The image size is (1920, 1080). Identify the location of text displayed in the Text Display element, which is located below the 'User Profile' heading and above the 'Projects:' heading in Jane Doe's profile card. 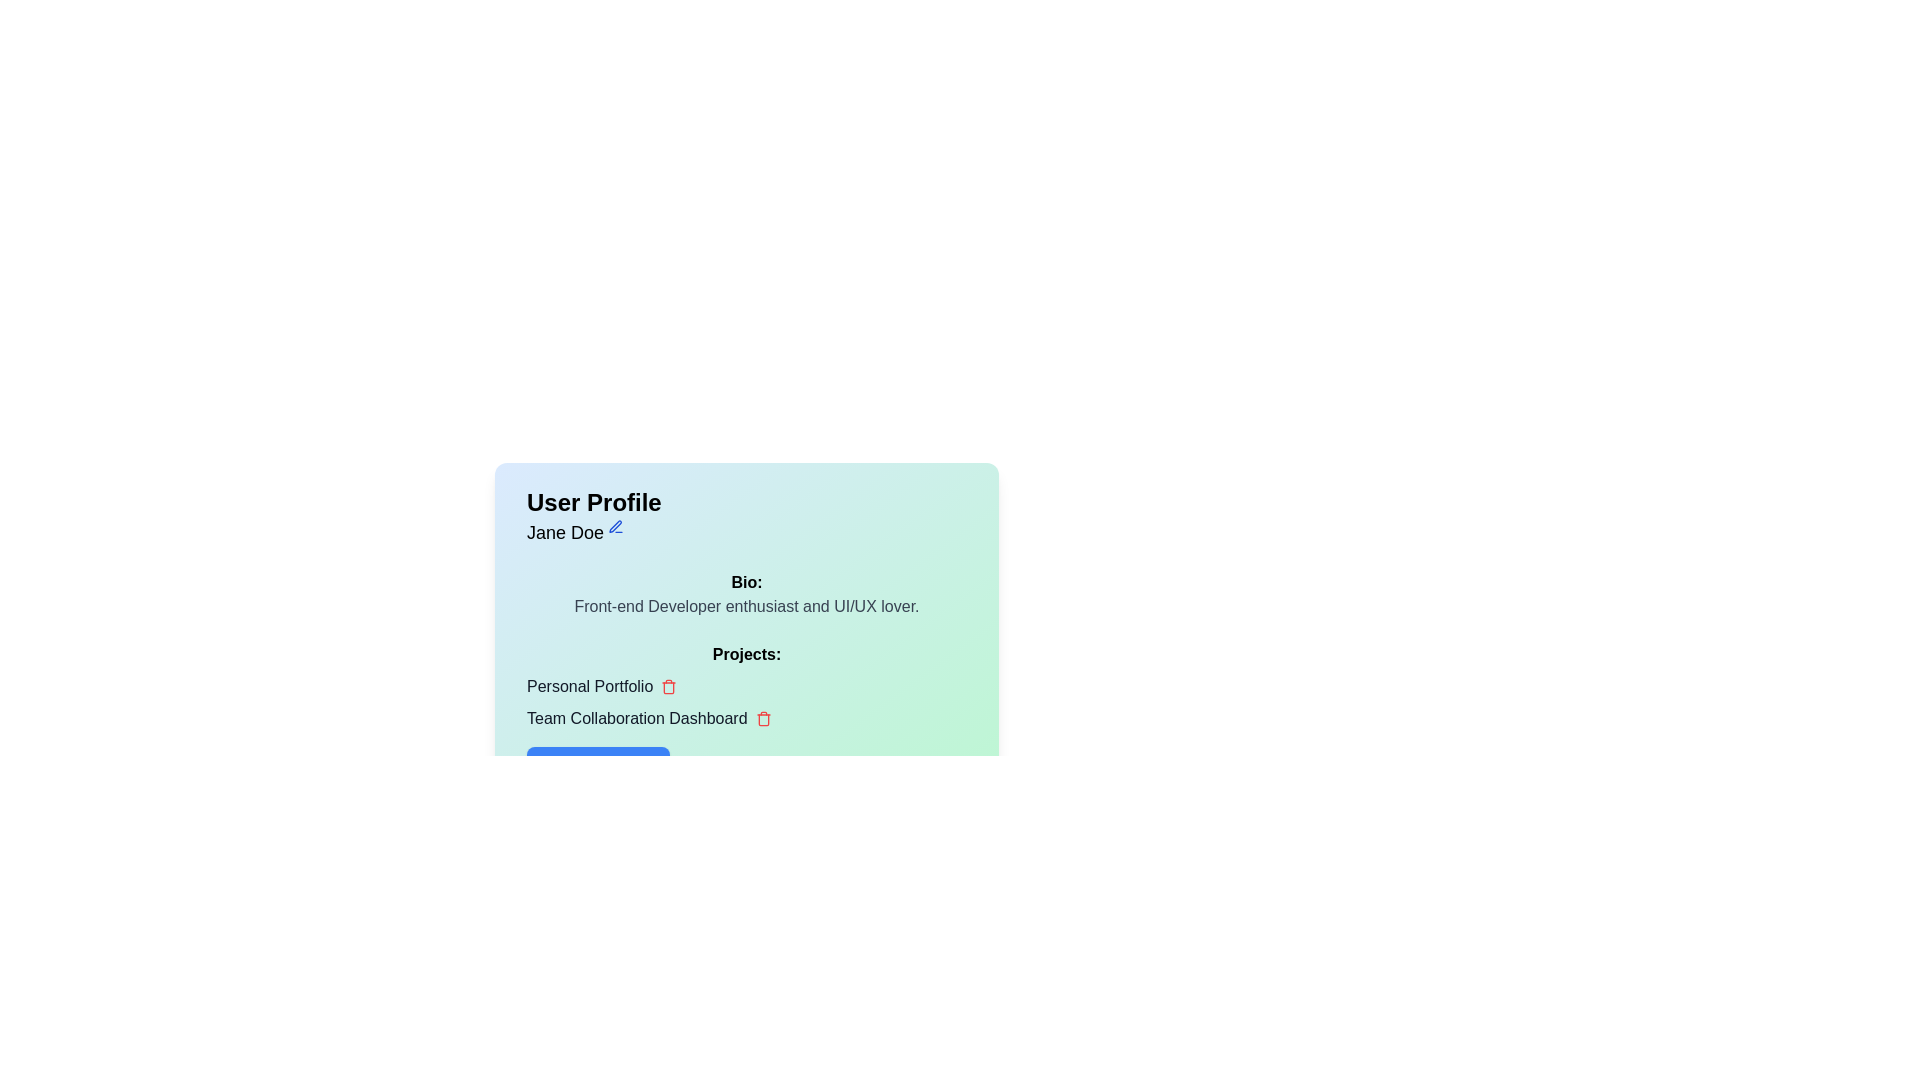
(746, 593).